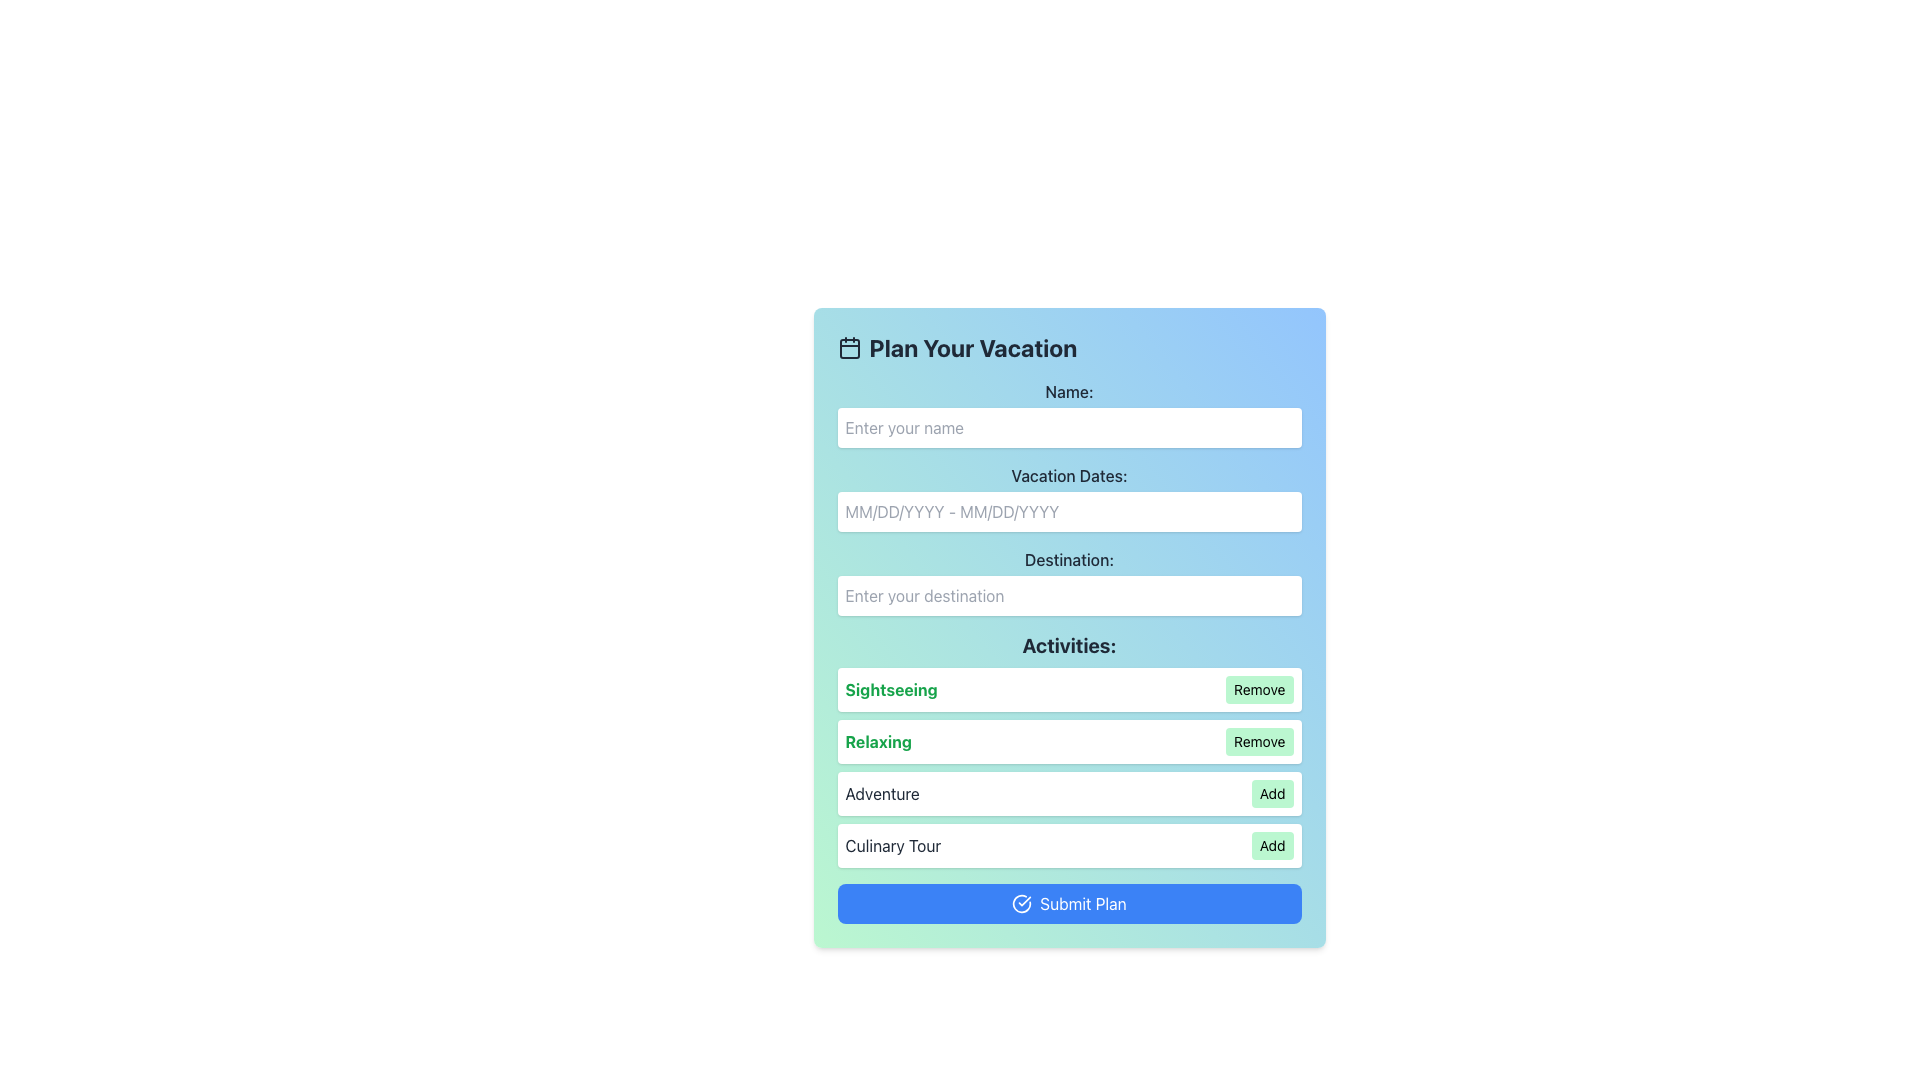 The width and height of the screenshot is (1920, 1080). I want to click on the right portion of the approval icon within the 'Submit Plan' button at the bottom of the form, so click(1022, 903).